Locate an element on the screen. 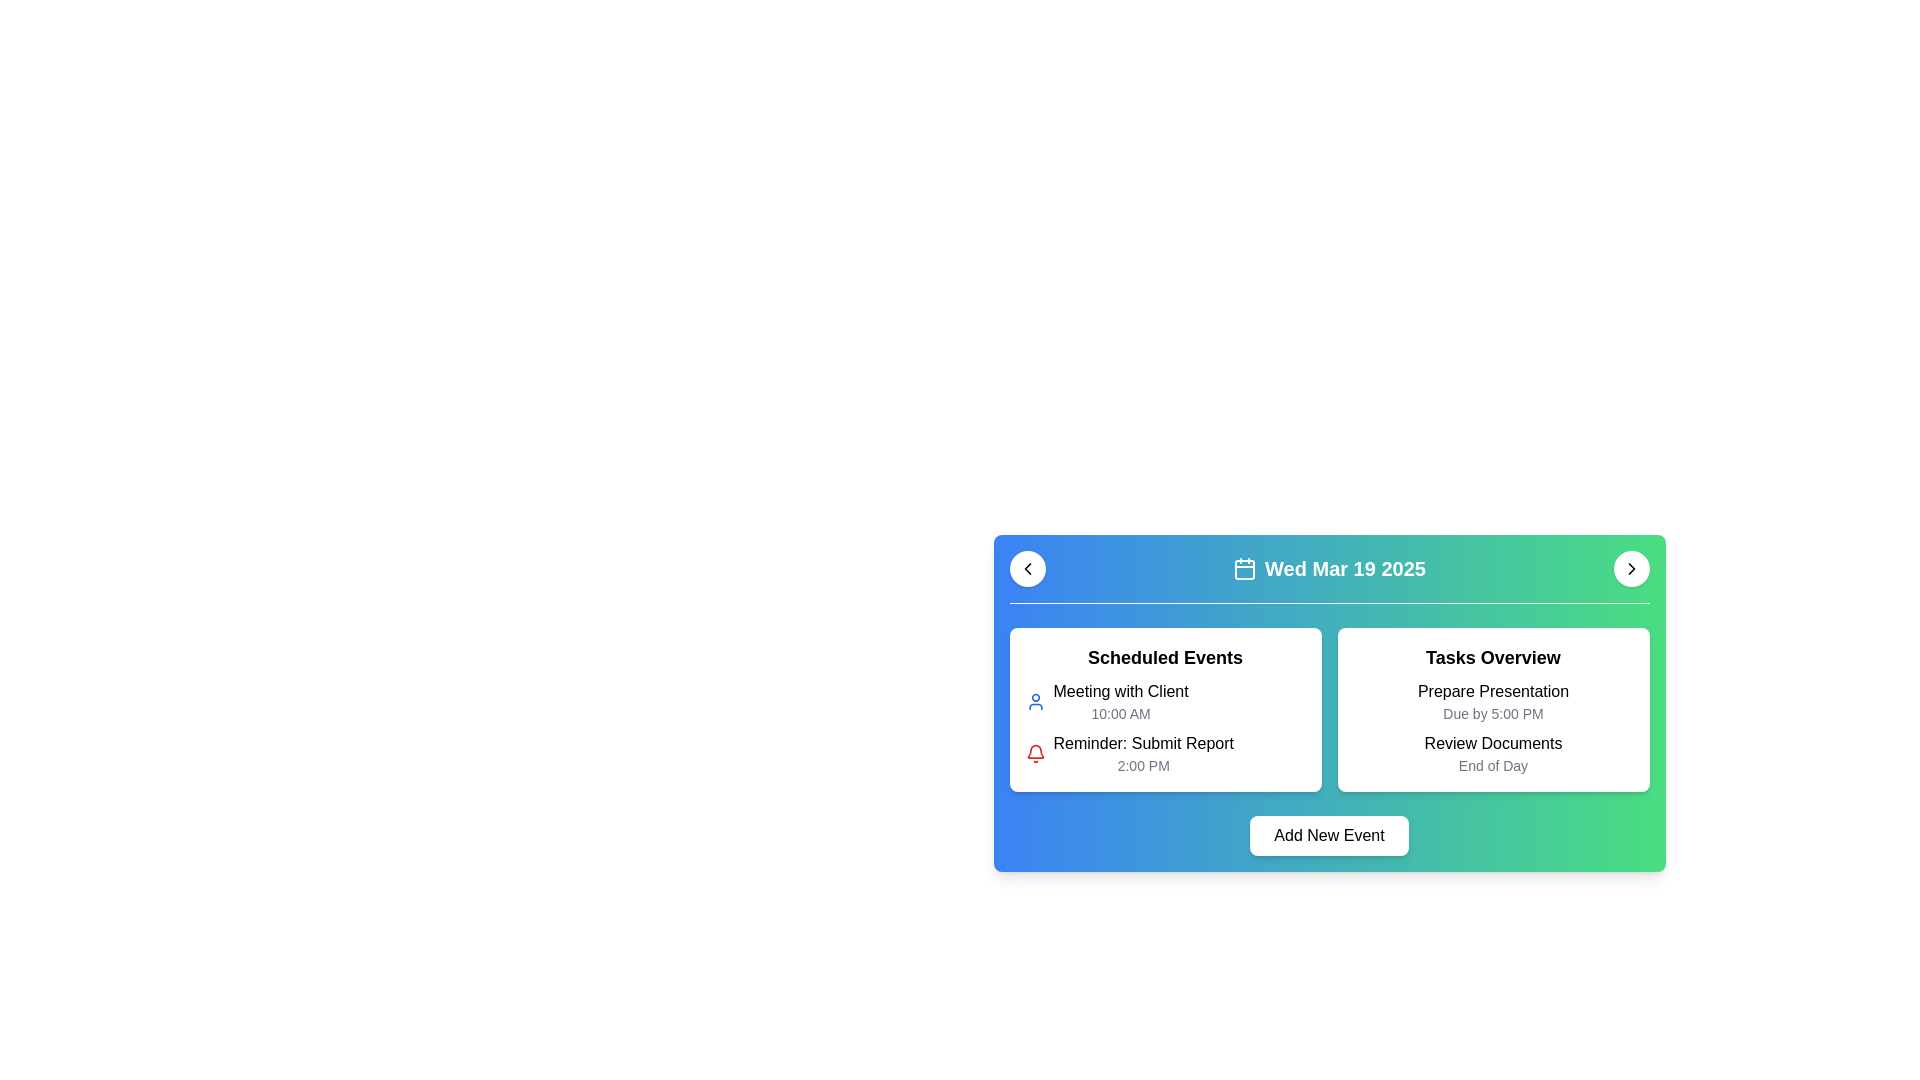 The image size is (1920, 1080). the List with styled text items that includes 'Prepare Presentation' and 'Review Documents', located in the 'Tasks Overview' card is located at coordinates (1493, 728).